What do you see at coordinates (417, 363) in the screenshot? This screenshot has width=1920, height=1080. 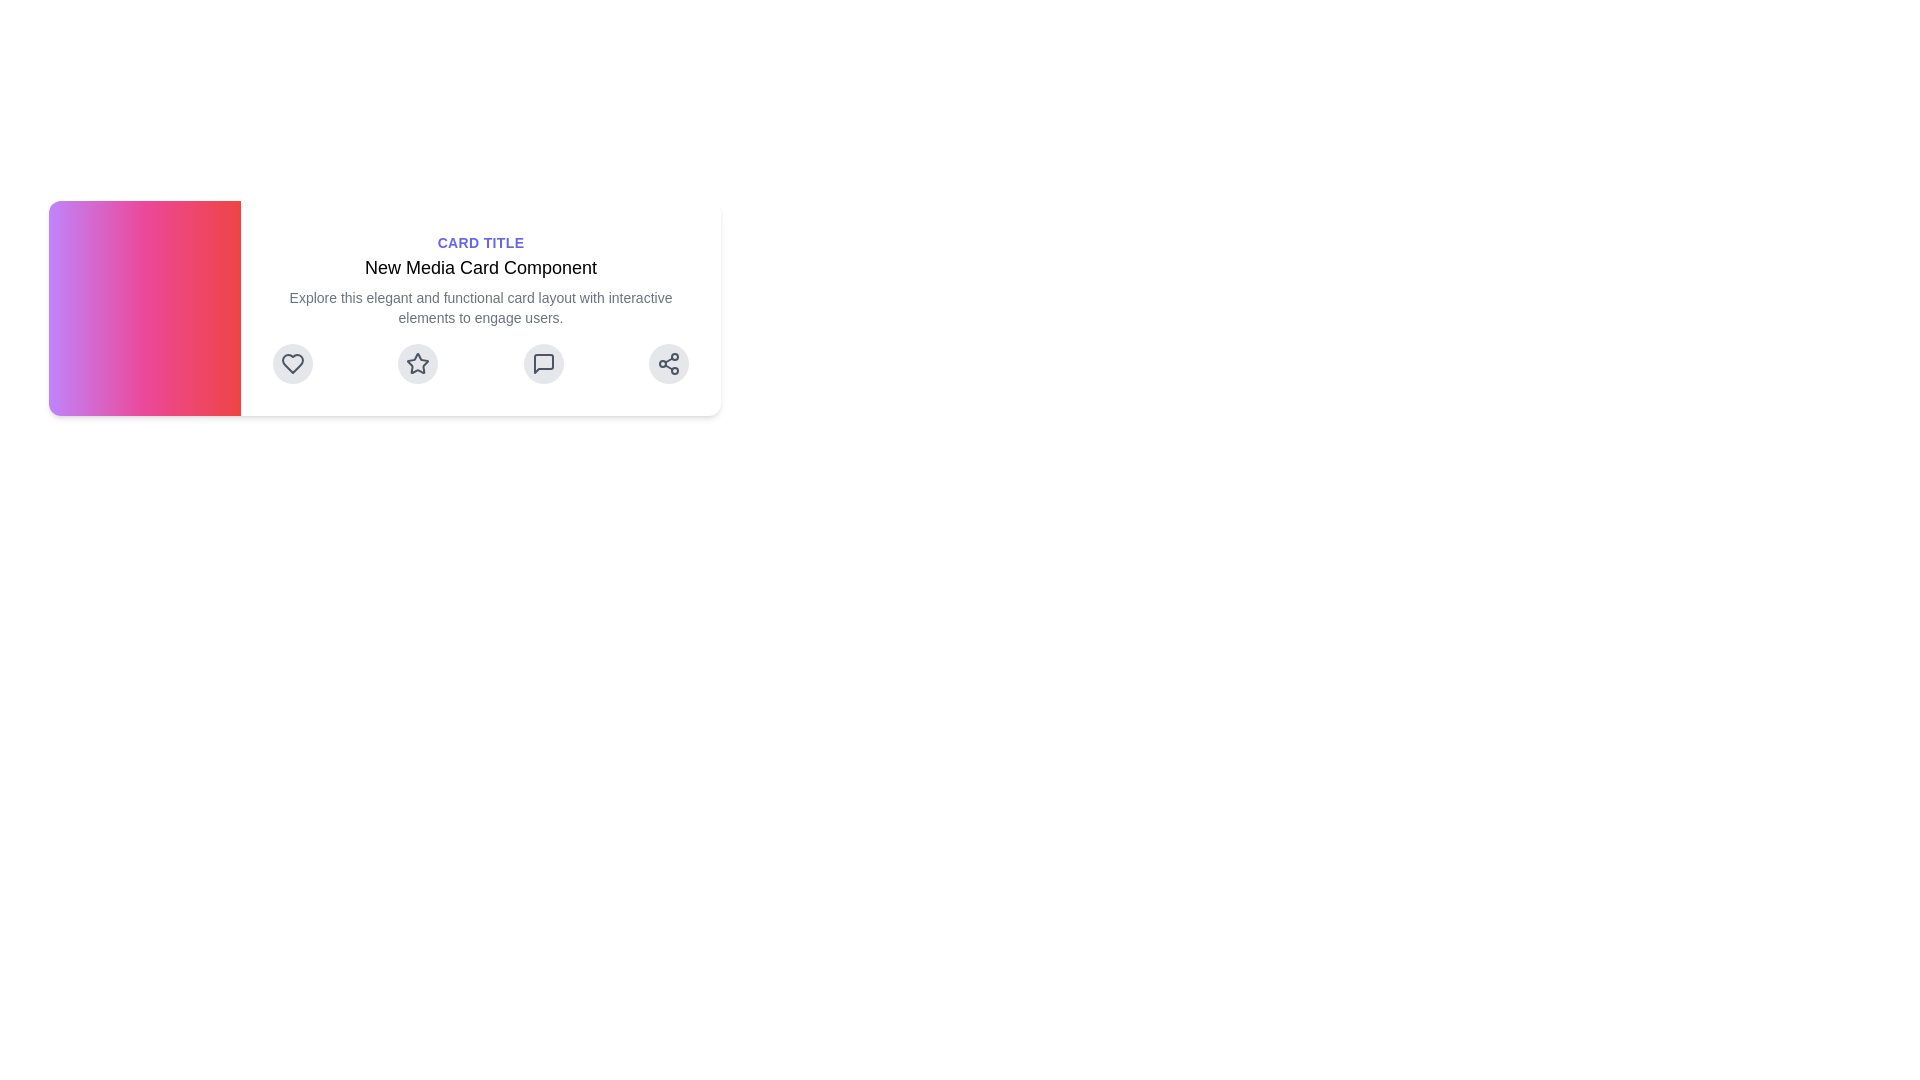 I see `the second icon from the left, which is a star-shaped icon with a hollow center, to interact with it` at bounding box center [417, 363].